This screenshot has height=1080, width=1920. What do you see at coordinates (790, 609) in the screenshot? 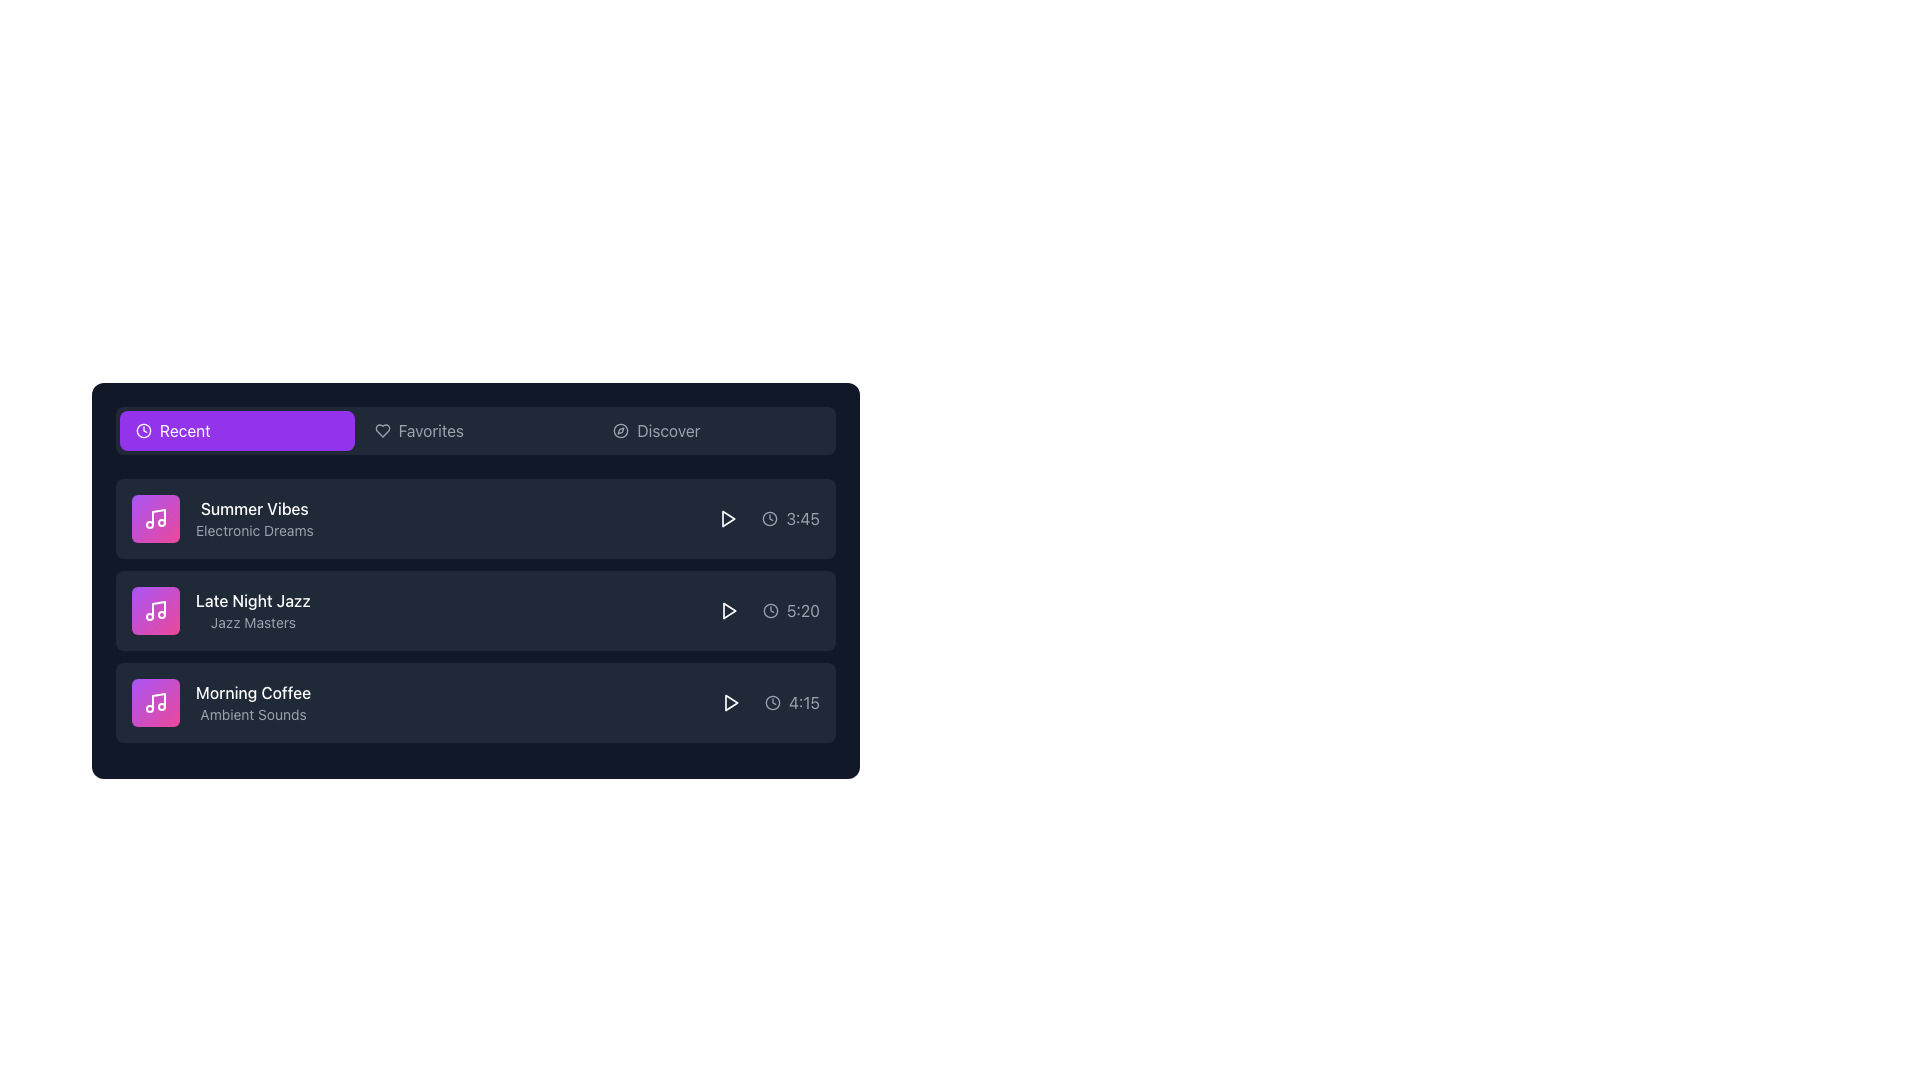
I see `the informational label displaying the duration of the media entry located in the second row of list items in the content card, positioned to the right of the play button` at bounding box center [790, 609].